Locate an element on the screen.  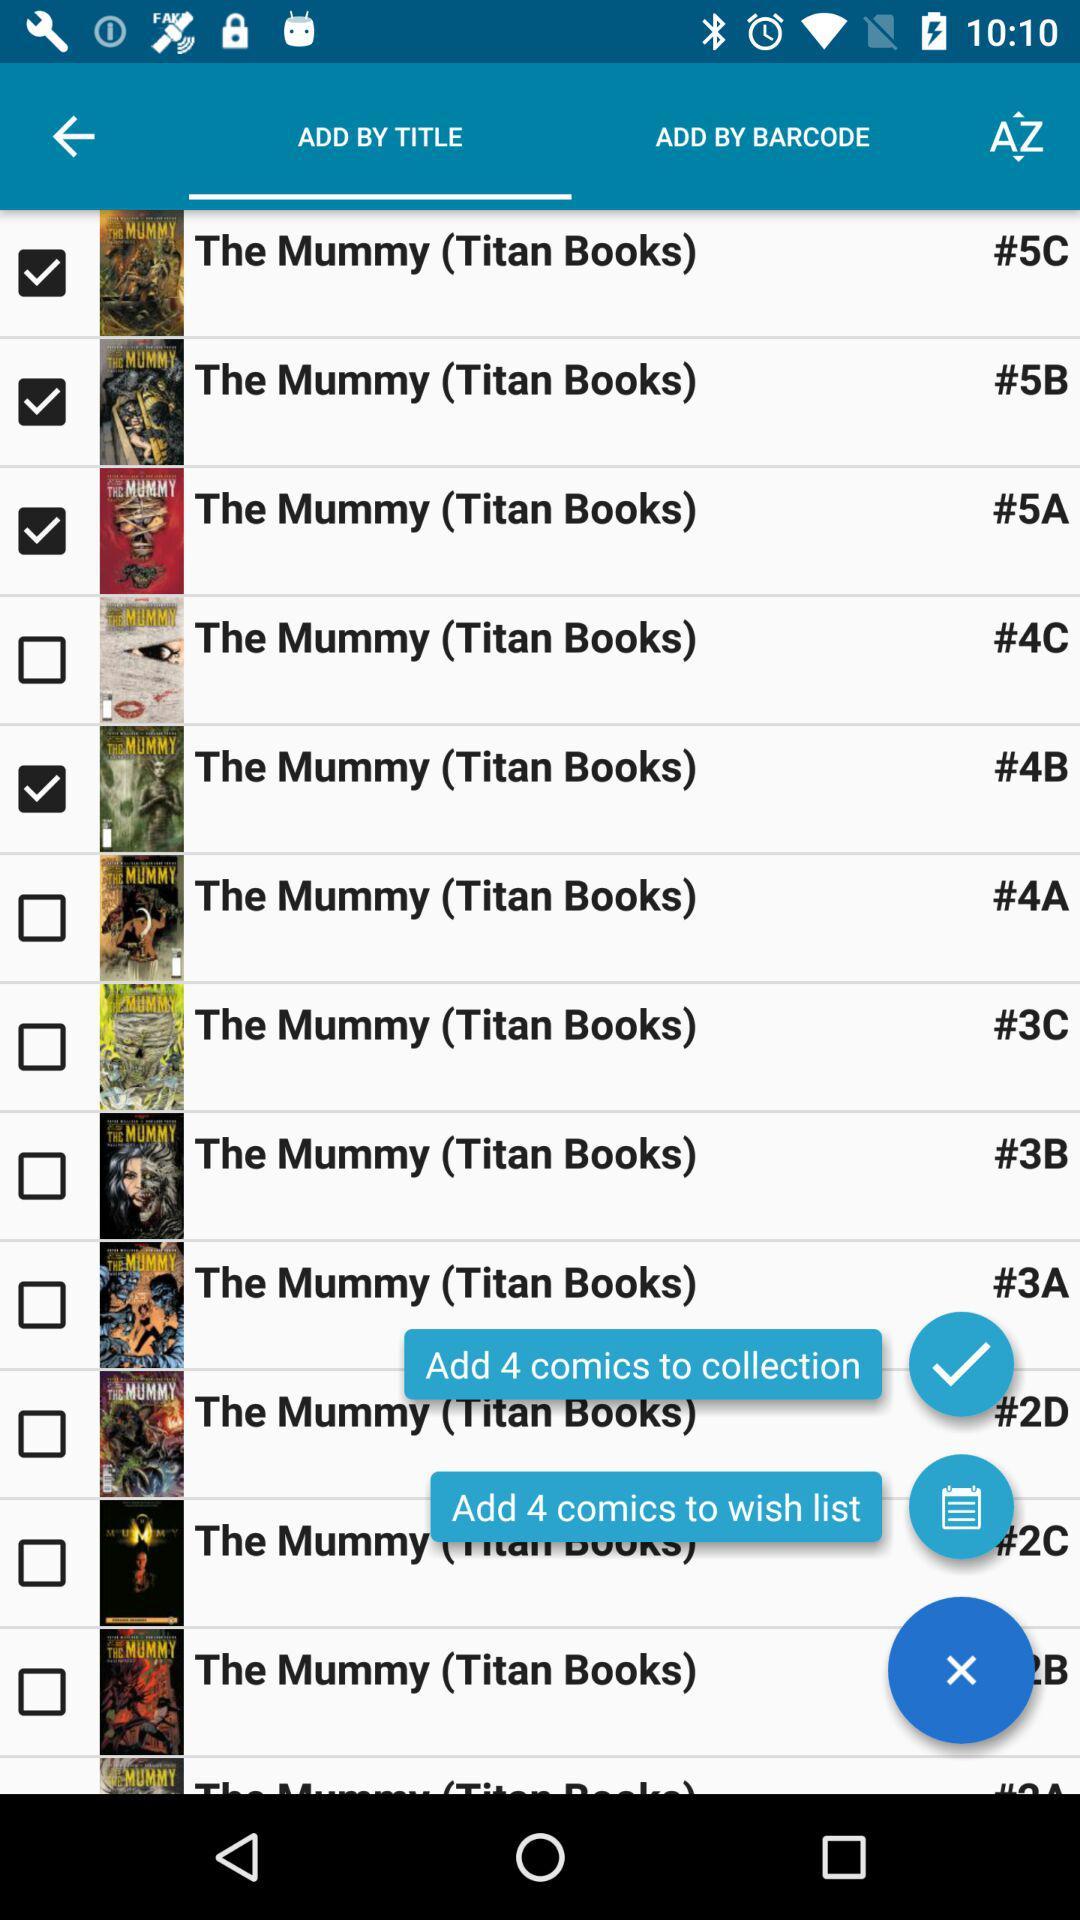
the box is located at coordinates (48, 531).